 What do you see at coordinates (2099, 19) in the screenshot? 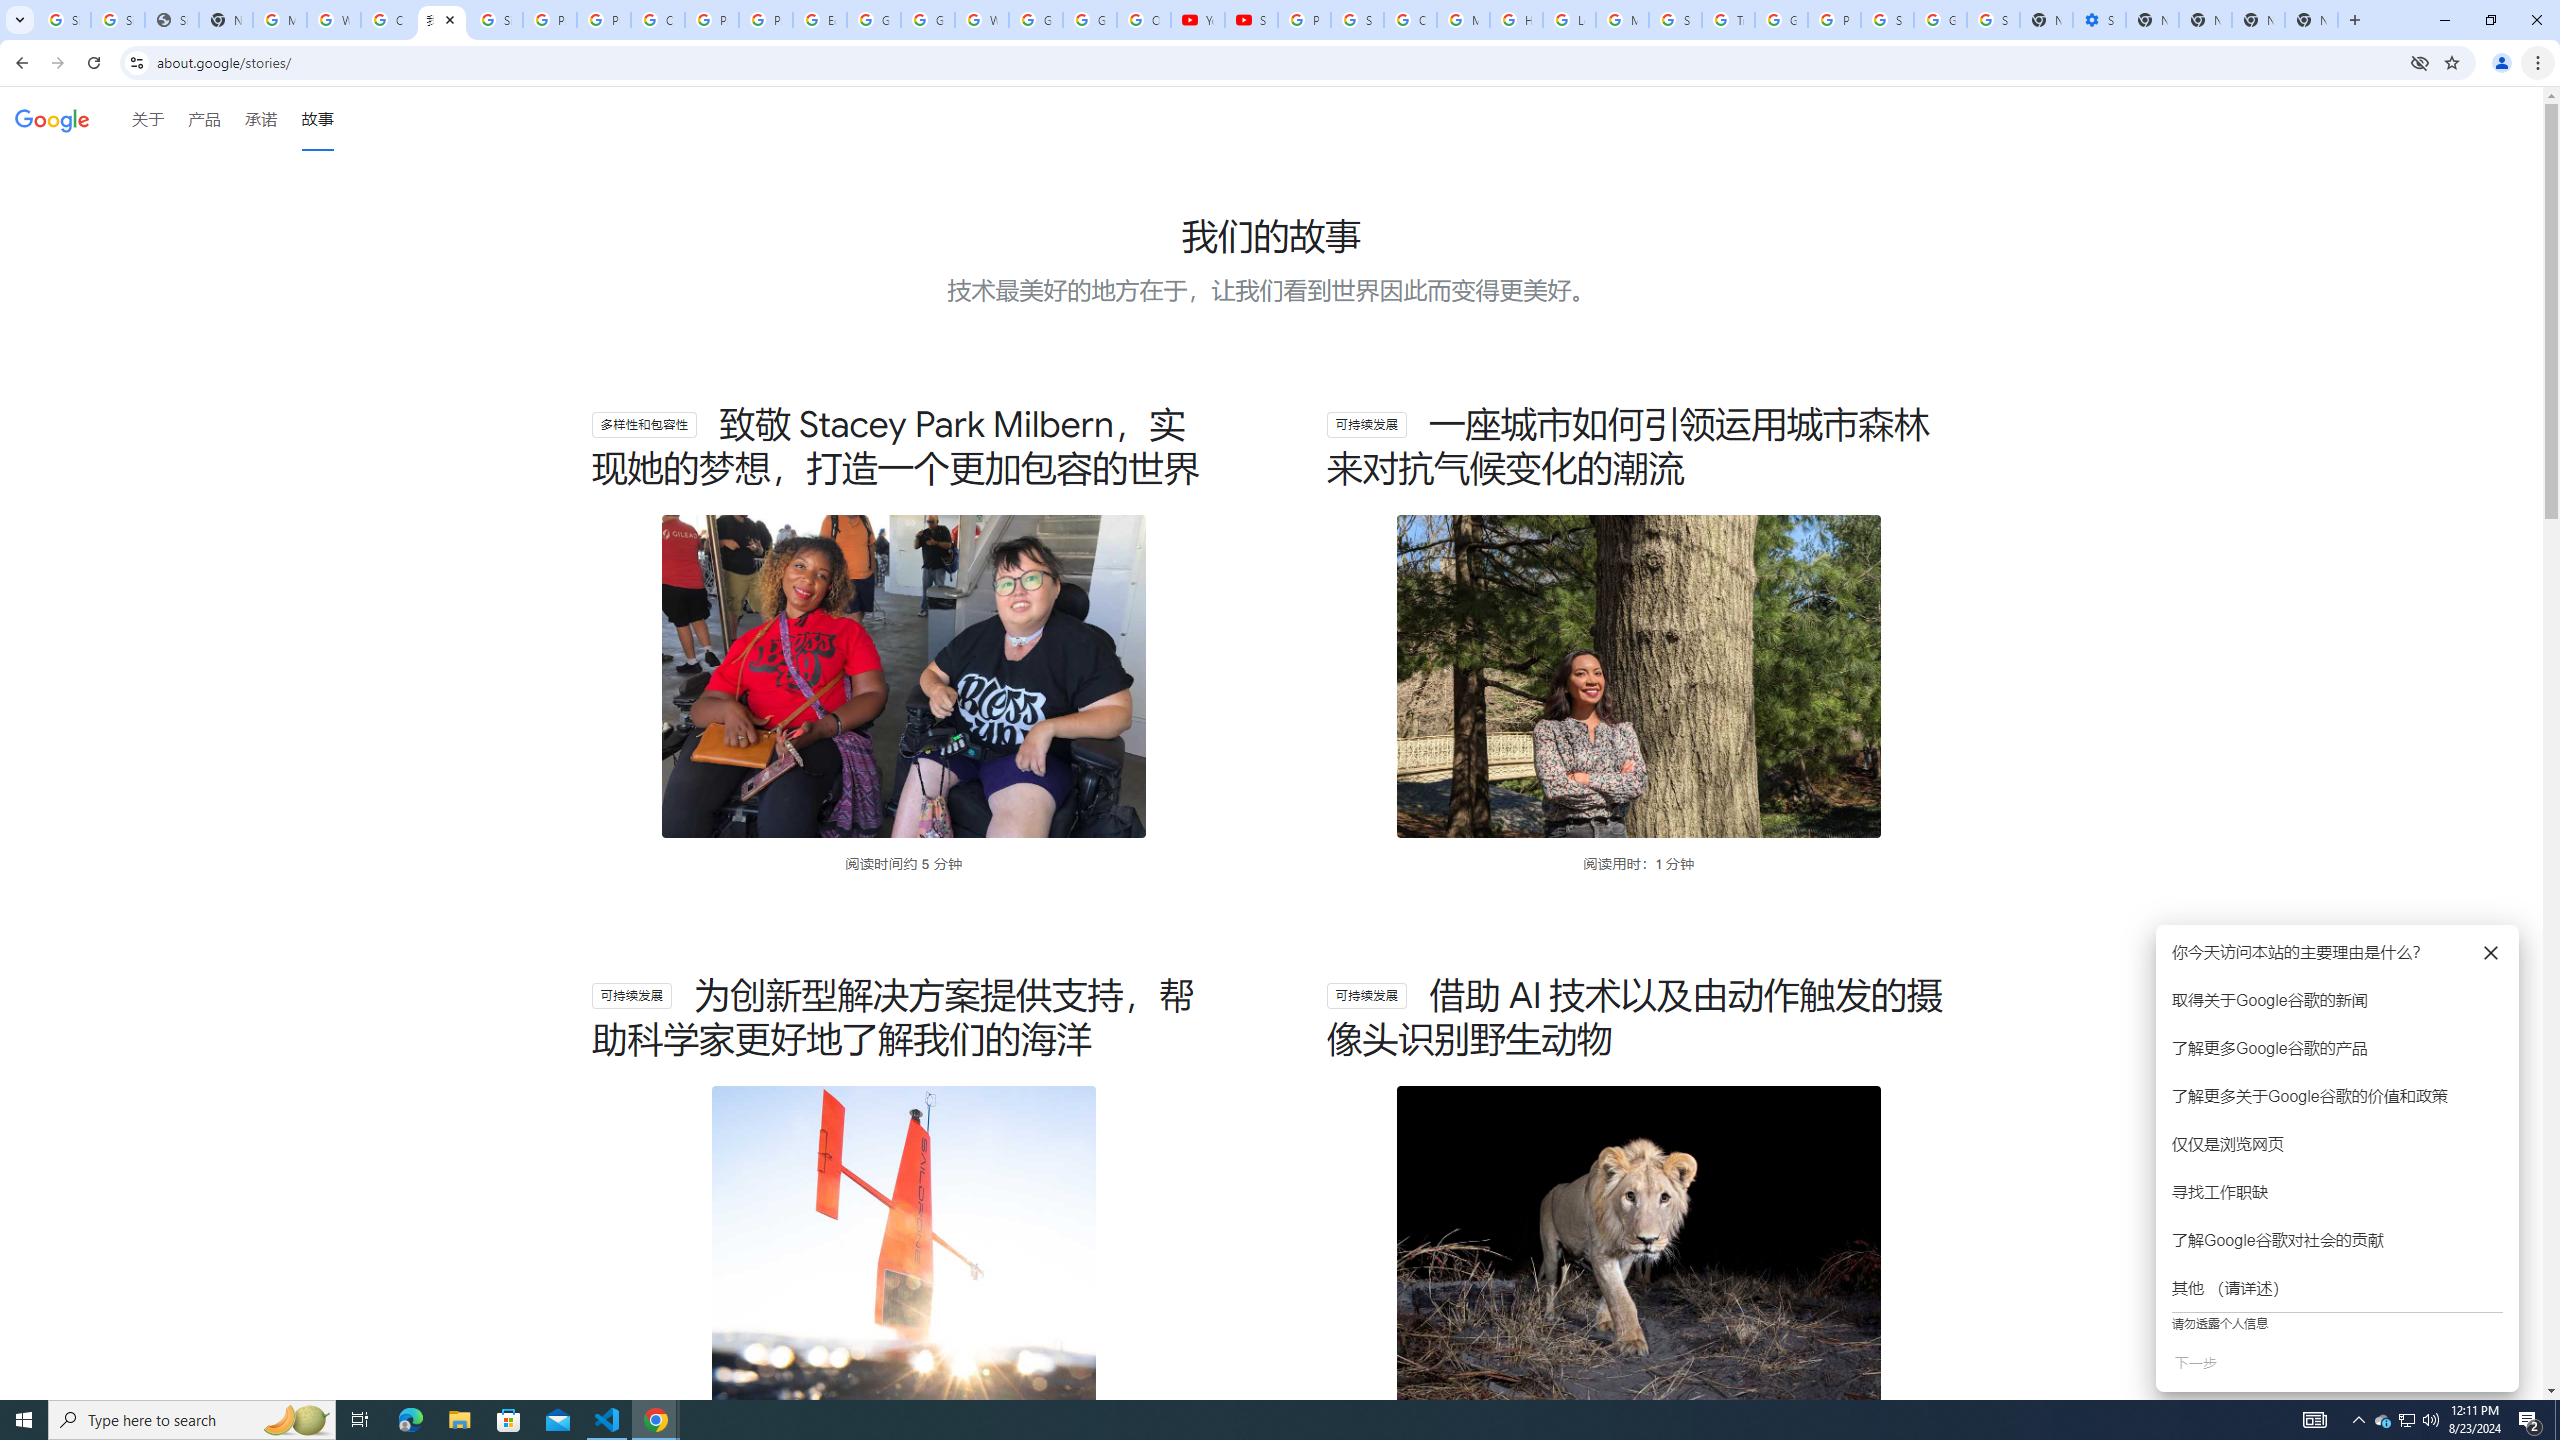
I see `'Settings - Performance'` at bounding box center [2099, 19].